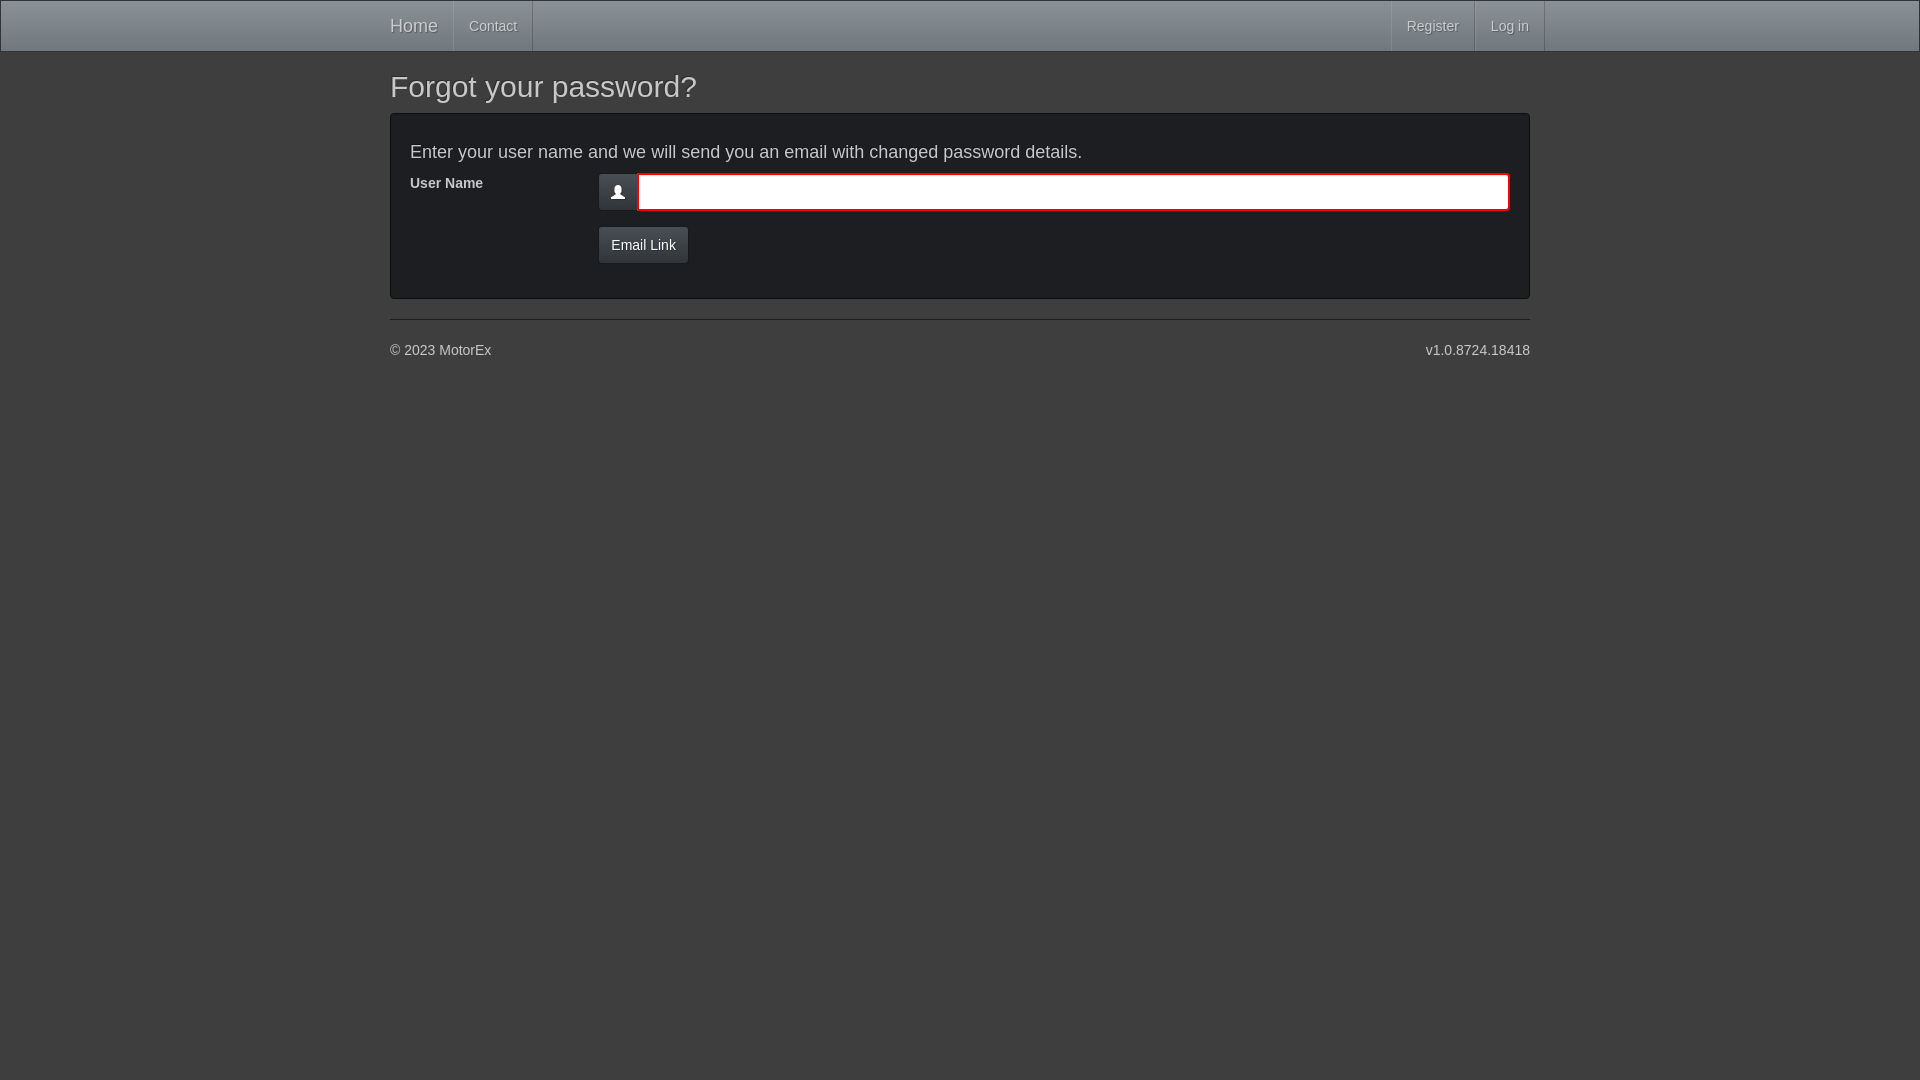 This screenshot has height=1080, width=1920. What do you see at coordinates (412, 26) in the screenshot?
I see `'Home'` at bounding box center [412, 26].